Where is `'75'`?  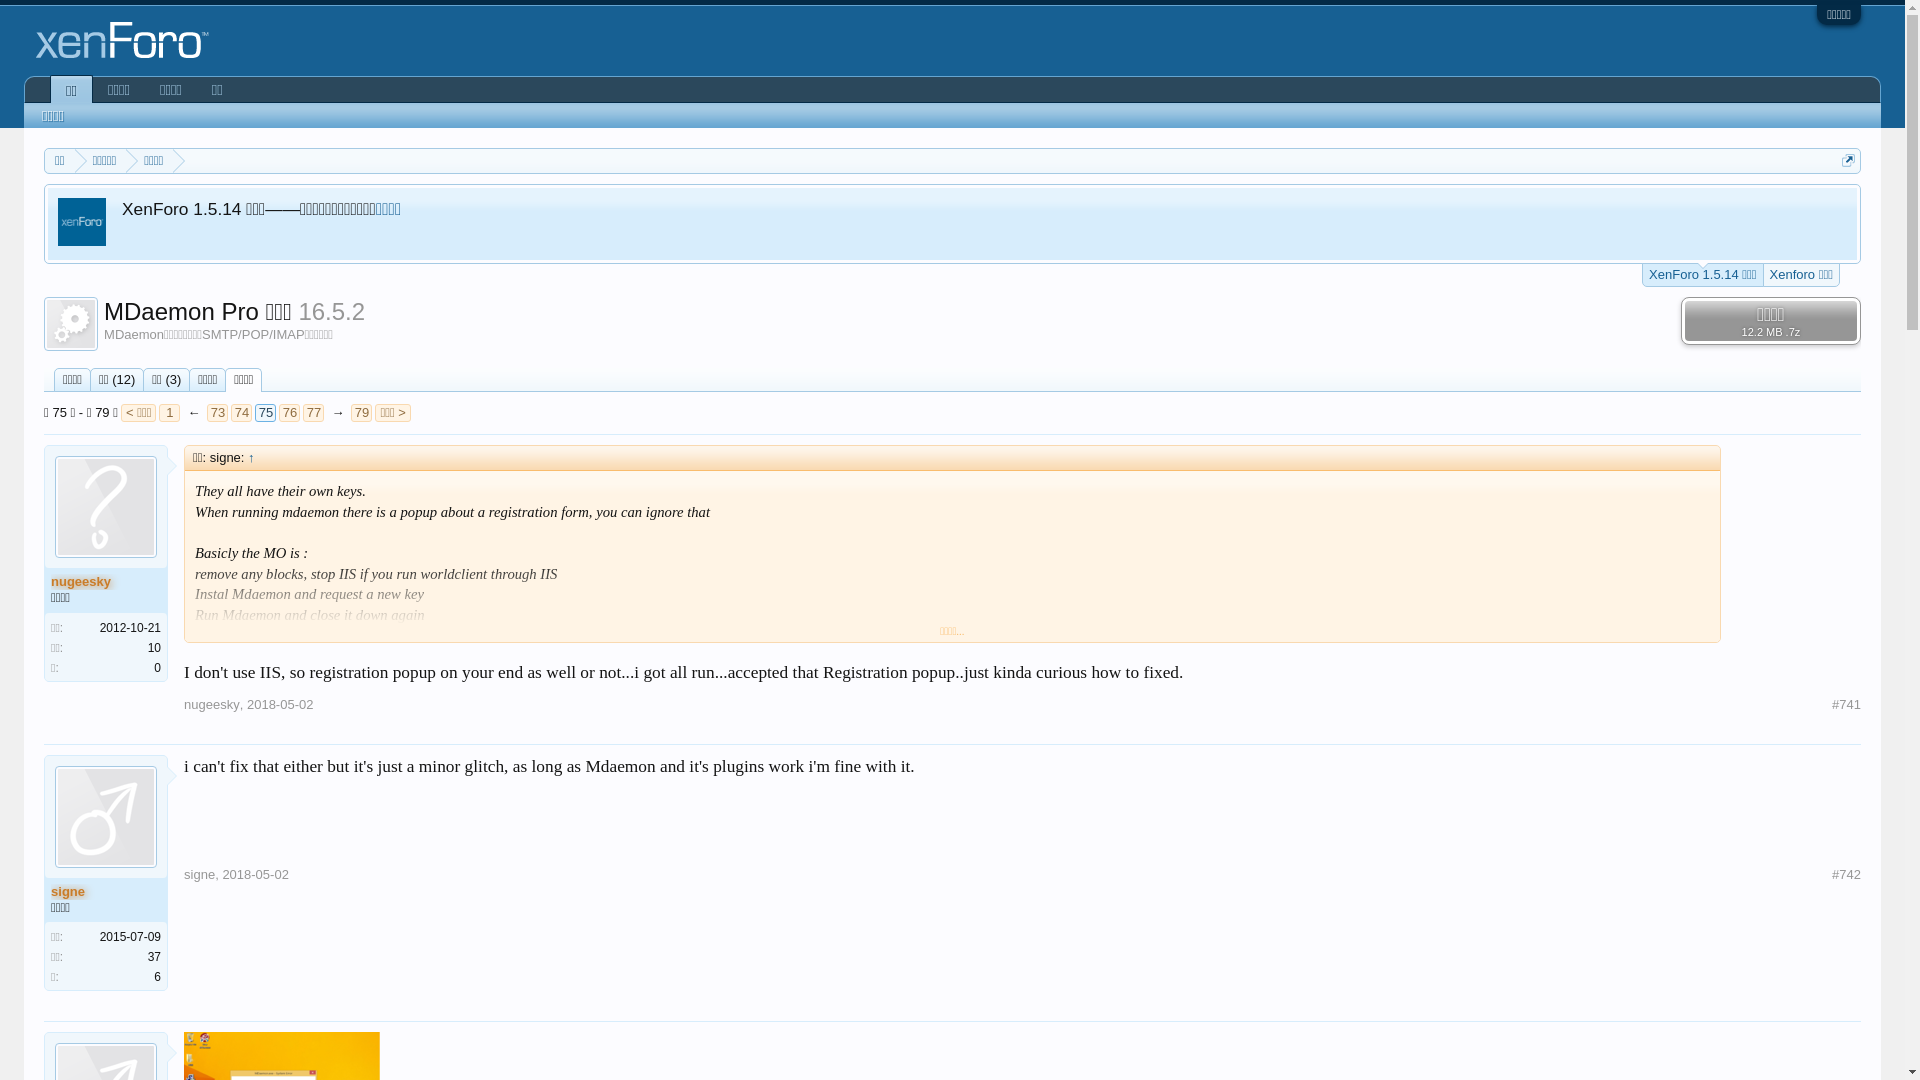
'75' is located at coordinates (264, 411).